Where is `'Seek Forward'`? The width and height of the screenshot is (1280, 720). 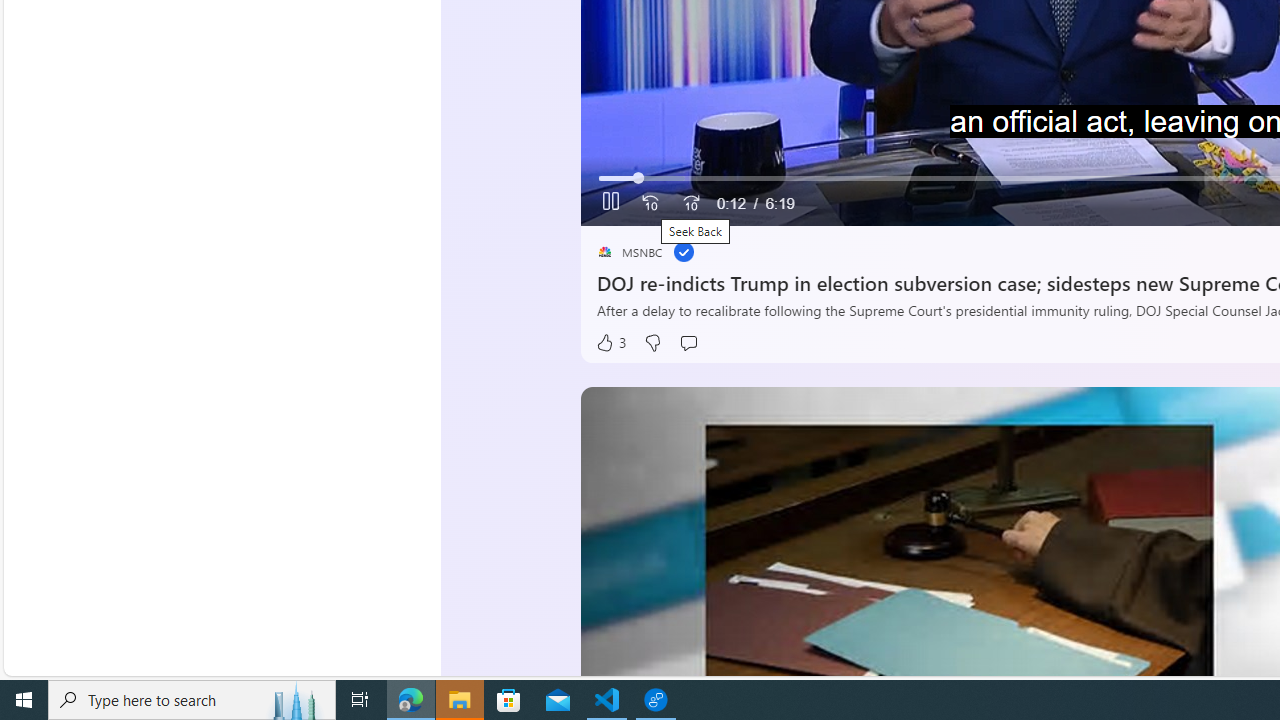 'Seek Forward' is located at coordinates (690, 203).